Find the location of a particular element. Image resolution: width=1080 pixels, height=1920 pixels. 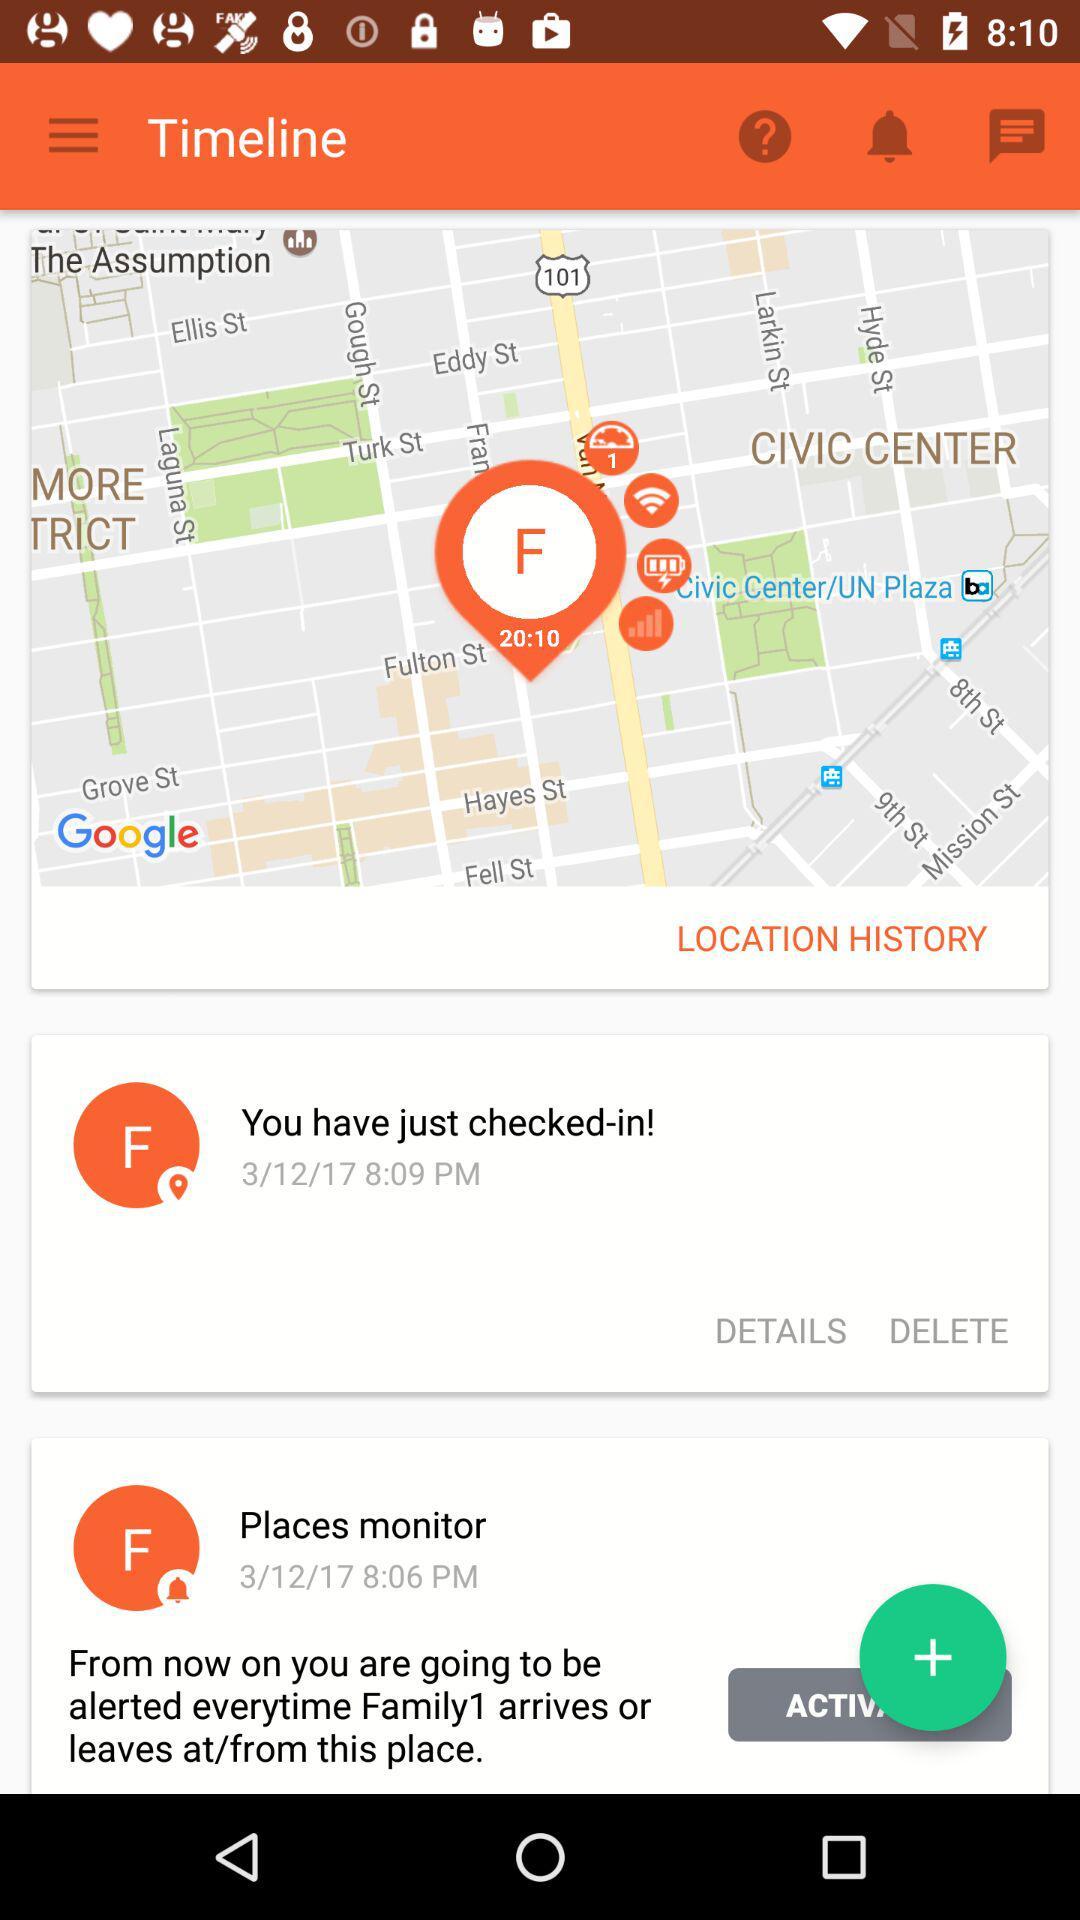

icon below the details icon is located at coordinates (621, 1522).